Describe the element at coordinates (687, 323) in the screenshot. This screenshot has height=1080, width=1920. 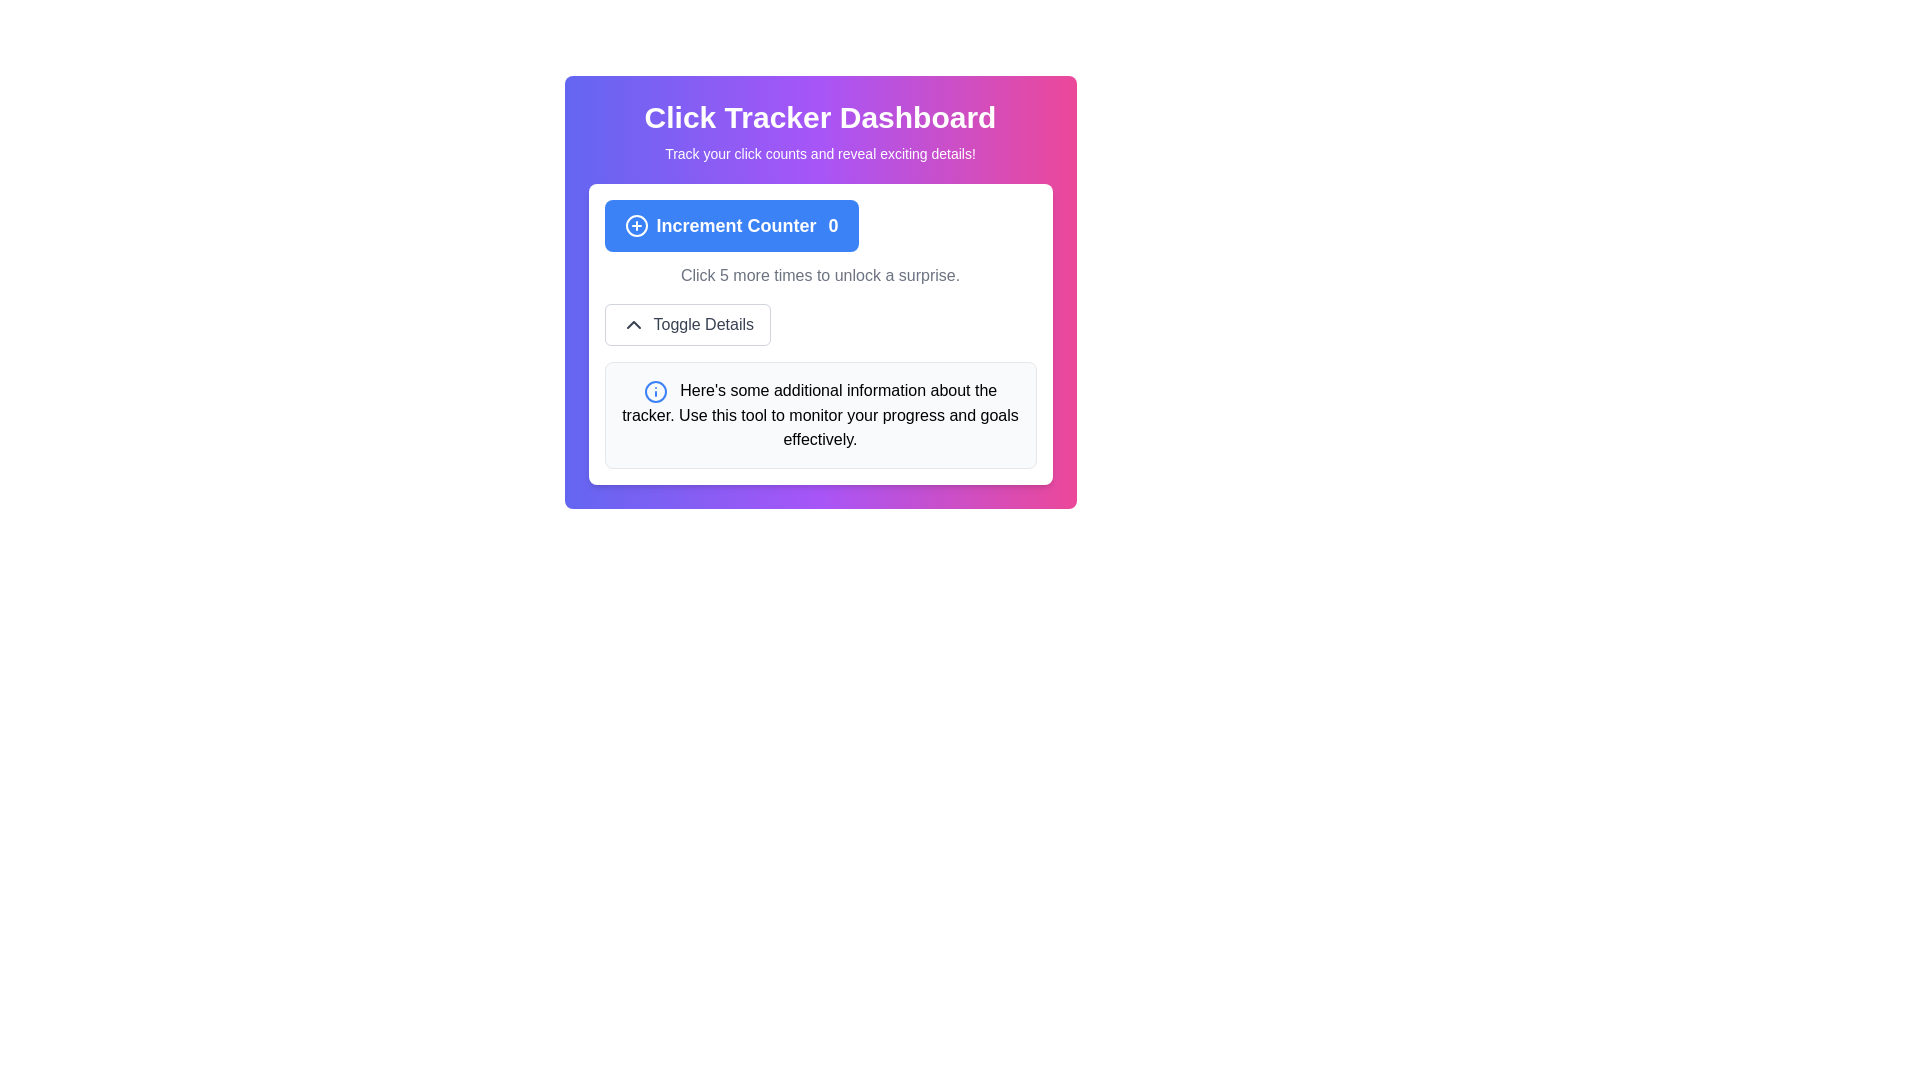
I see `the button that toggles the visibility of additional details, located below the text 'Click 5 more times to unlock a surprise.' and above a gray box` at that location.